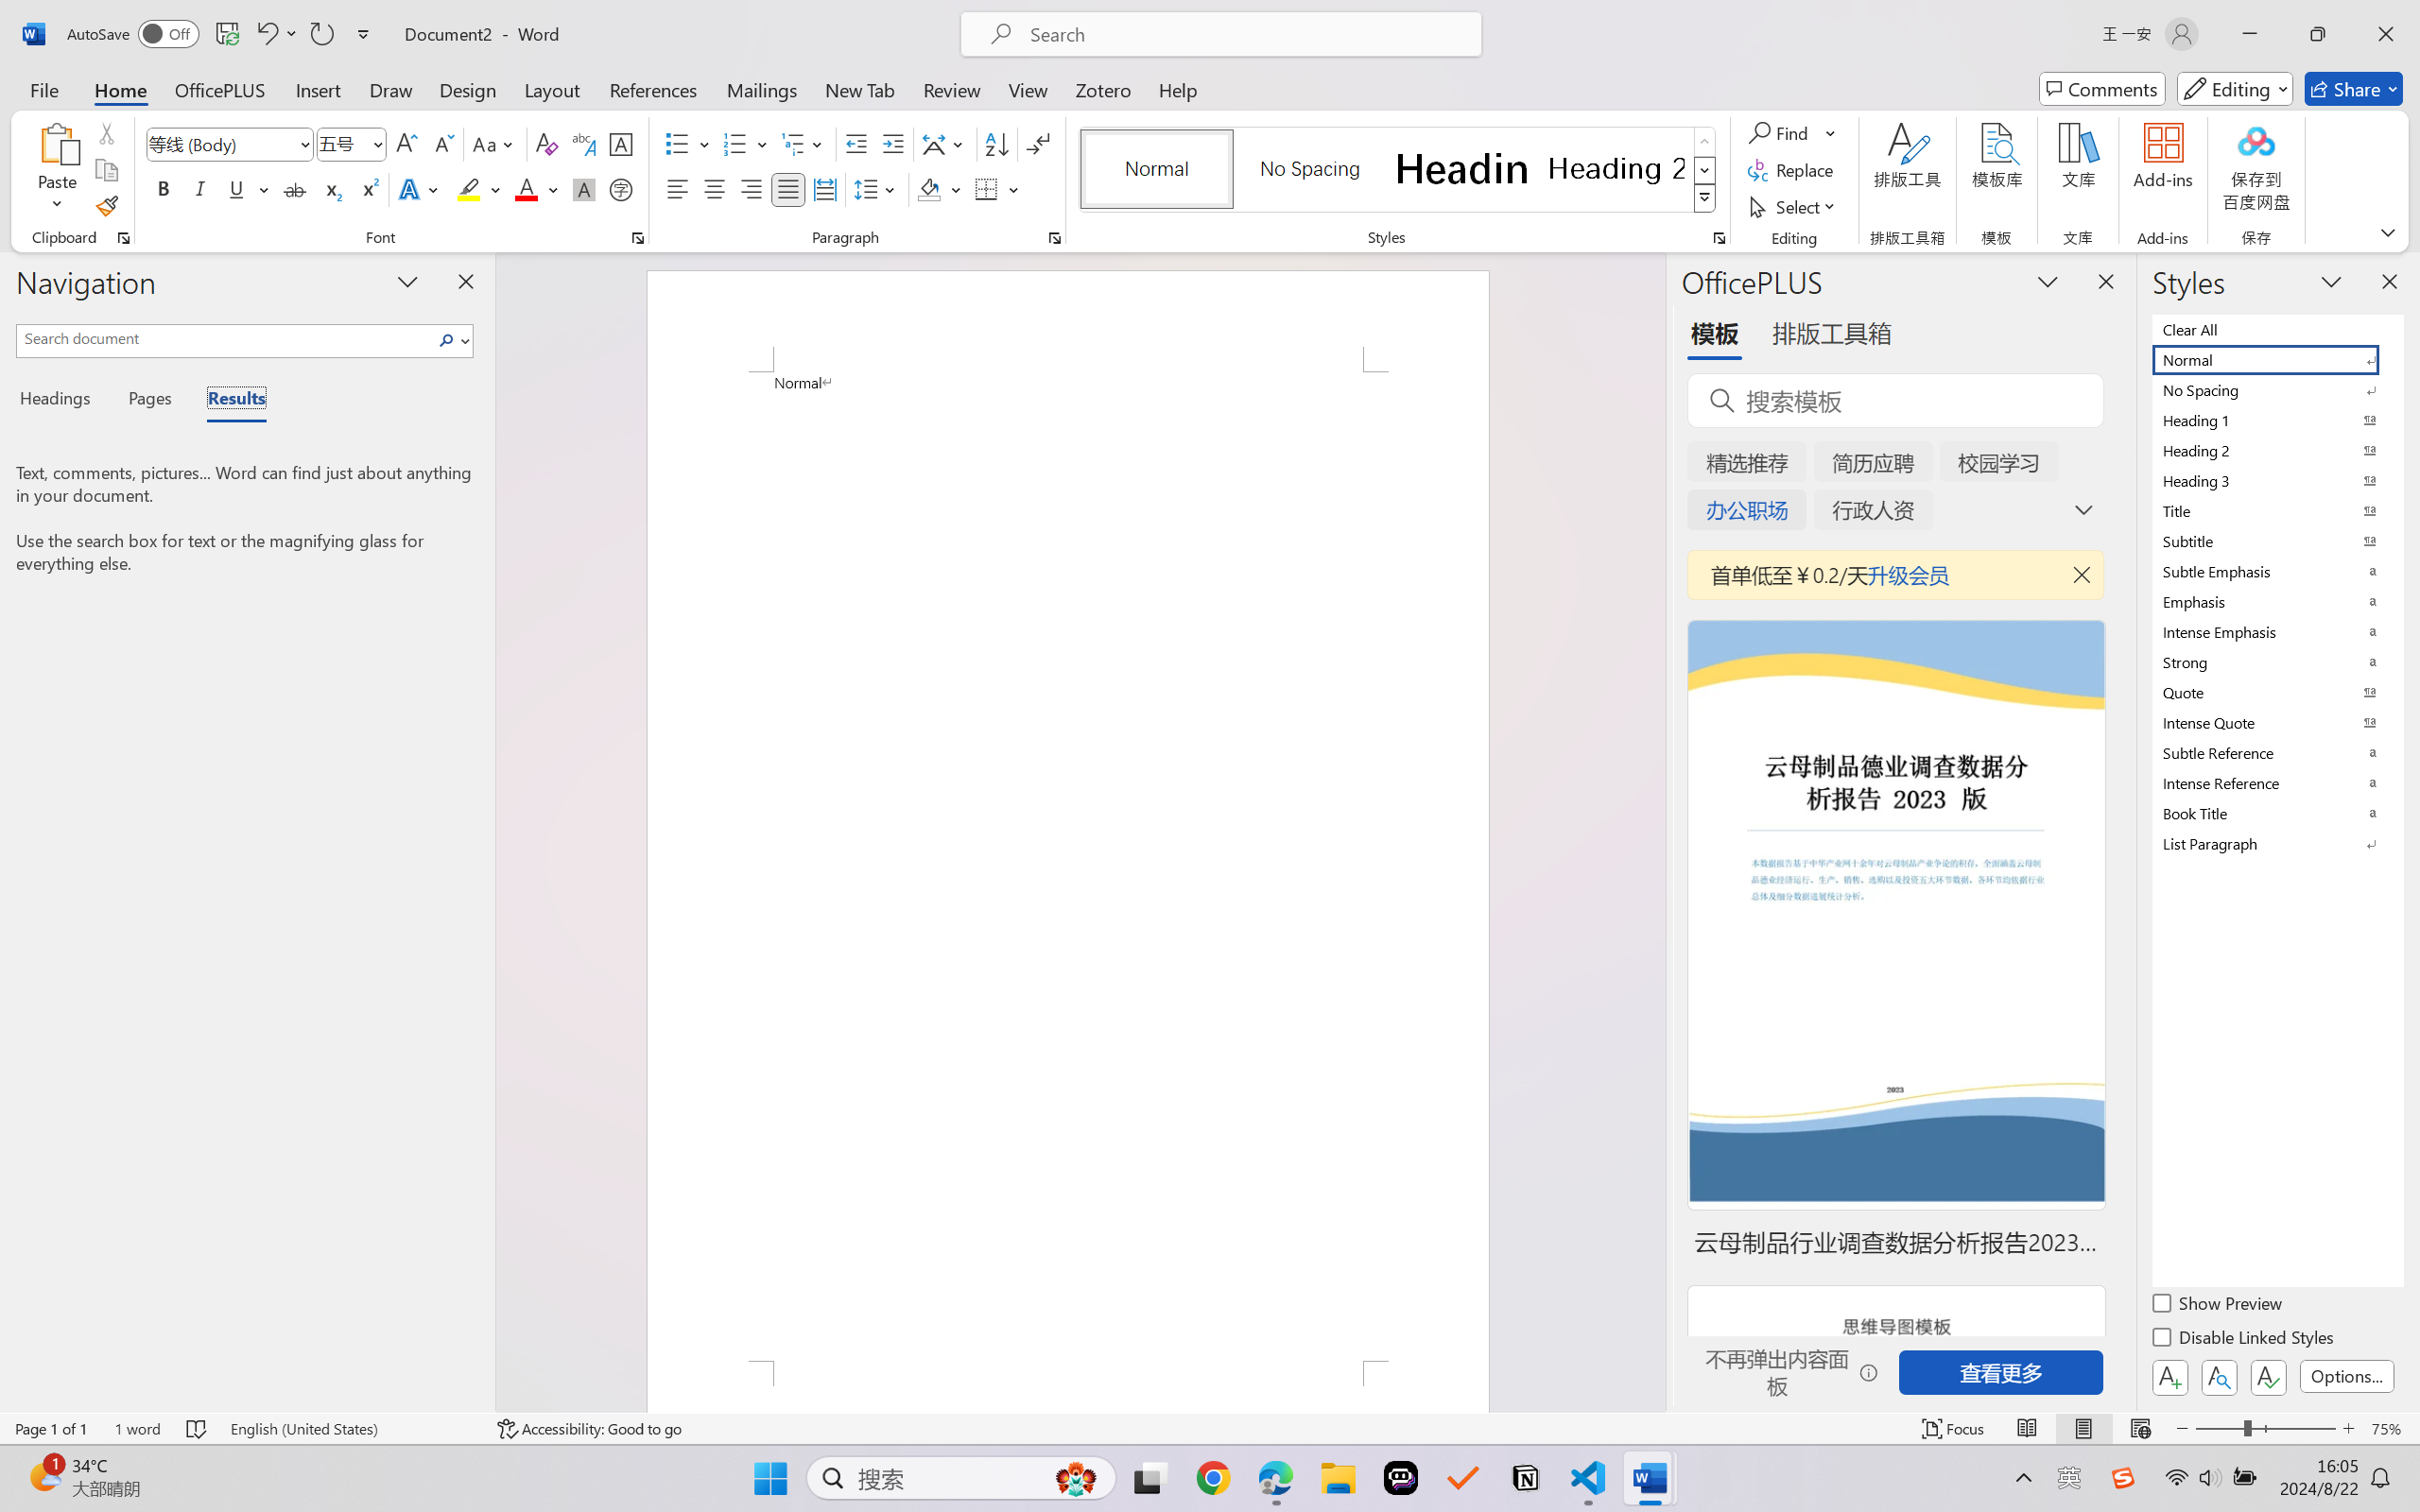  I want to click on 'Repeat Doc Close', so click(320, 33).